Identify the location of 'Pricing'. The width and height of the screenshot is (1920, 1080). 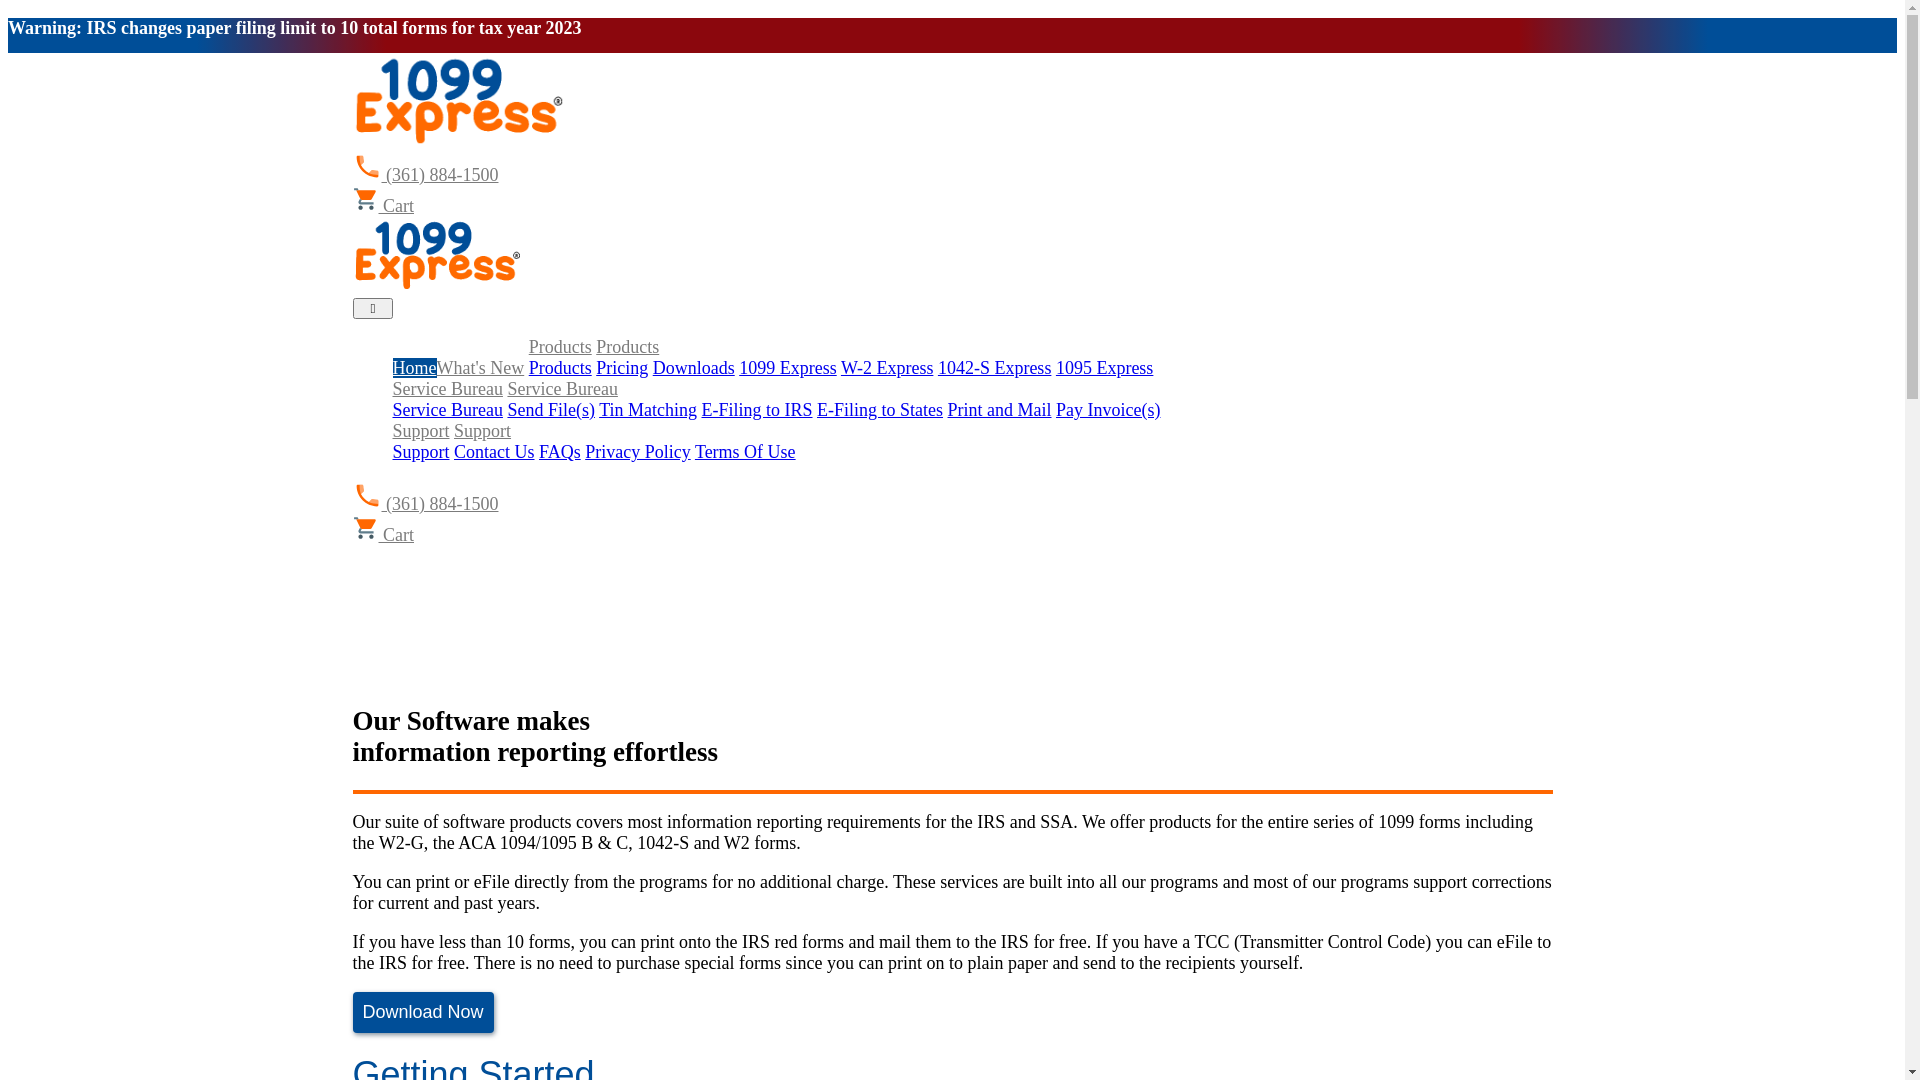
(594, 367).